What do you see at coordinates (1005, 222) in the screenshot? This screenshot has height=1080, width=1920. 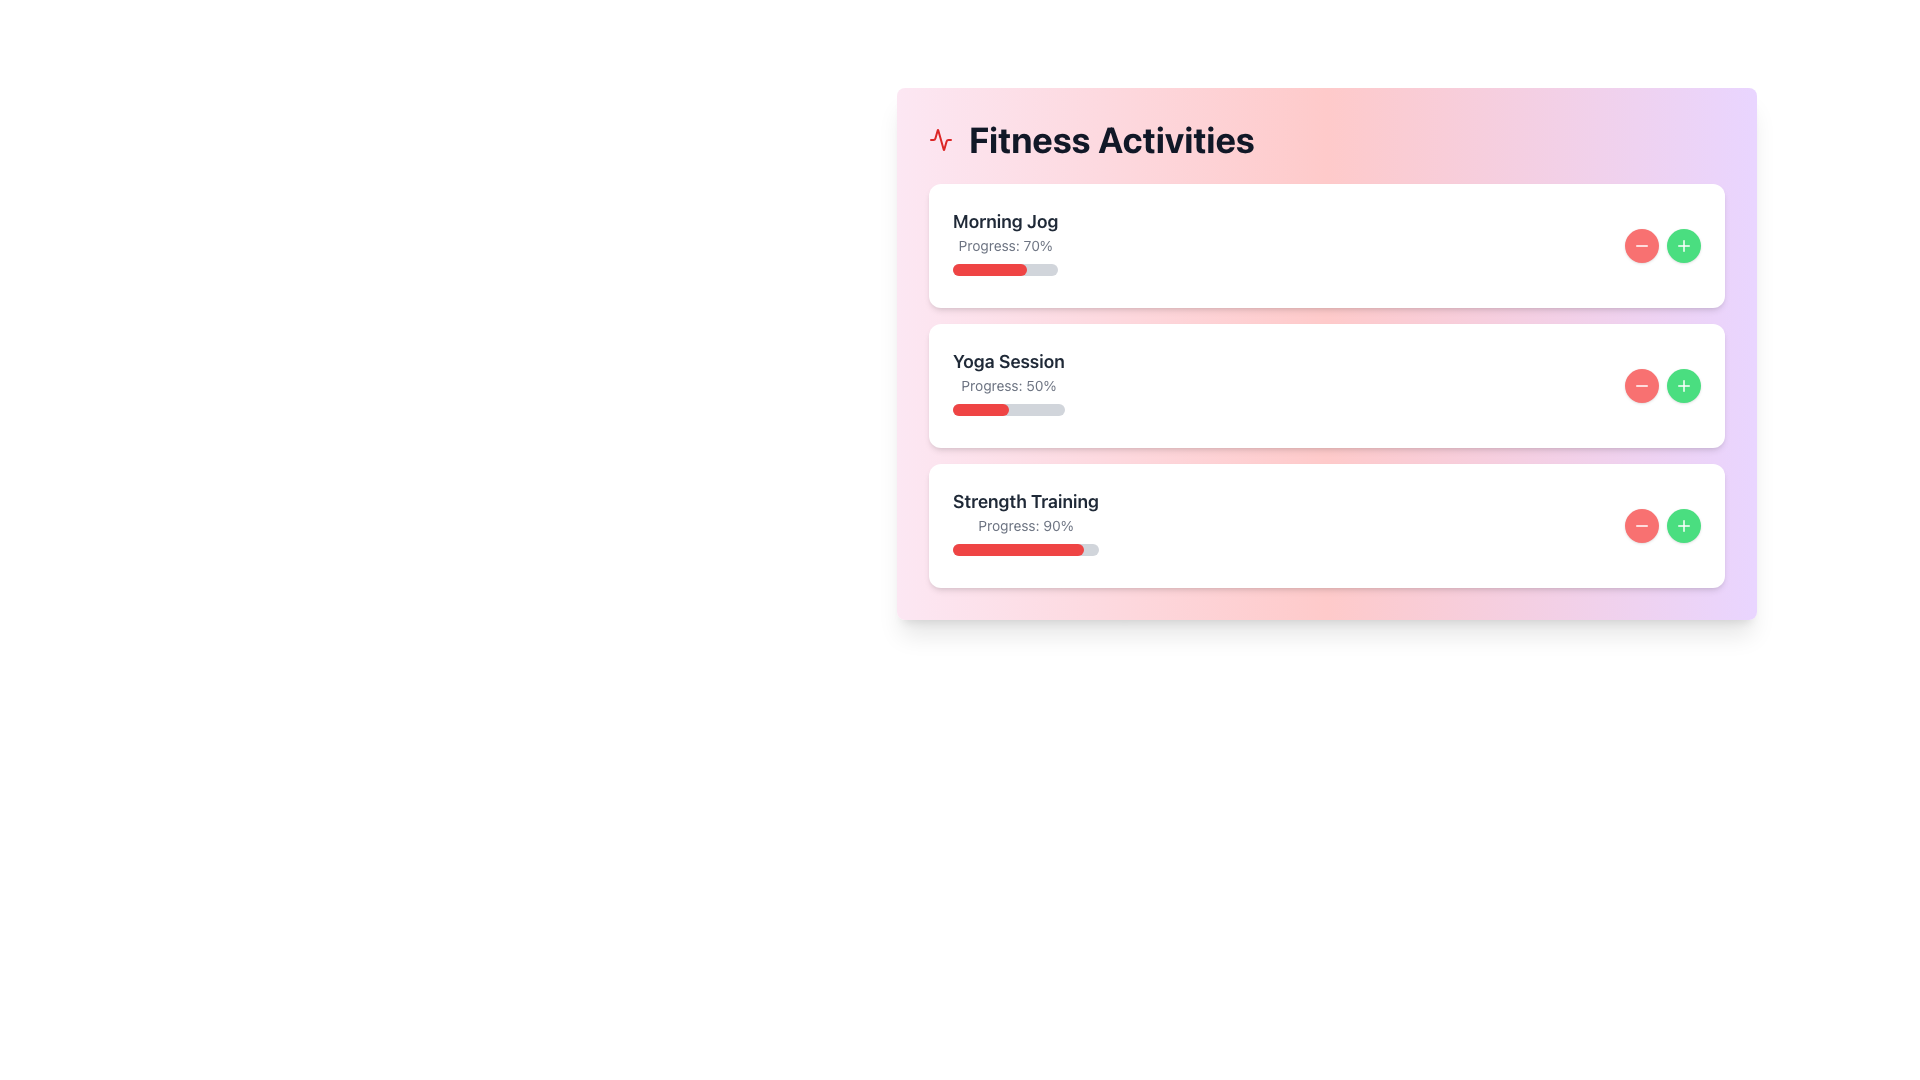 I see `text label displaying 'Morning Jog' which is styled in a large bold font and located at the top left of the card in the 'Fitness Activities' section` at bounding box center [1005, 222].